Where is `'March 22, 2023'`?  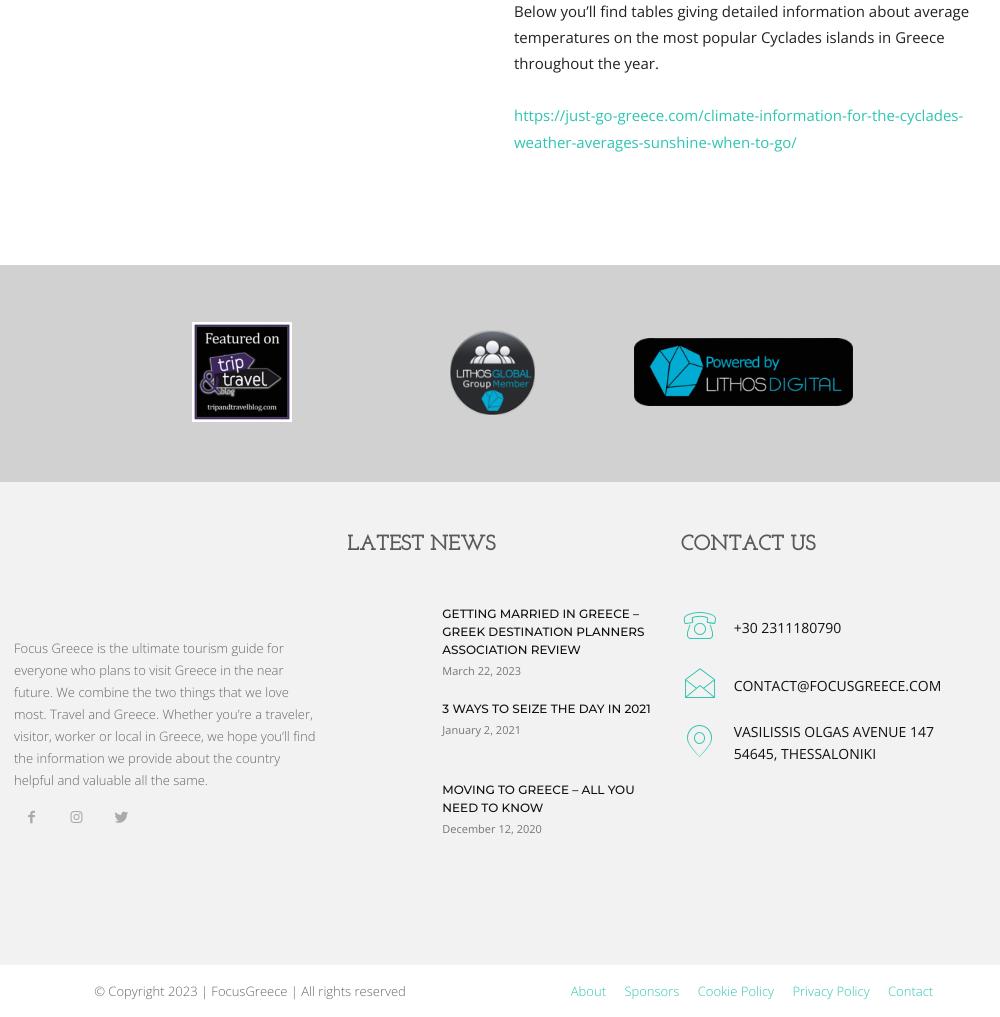
'March 22, 2023' is located at coordinates (441, 670).